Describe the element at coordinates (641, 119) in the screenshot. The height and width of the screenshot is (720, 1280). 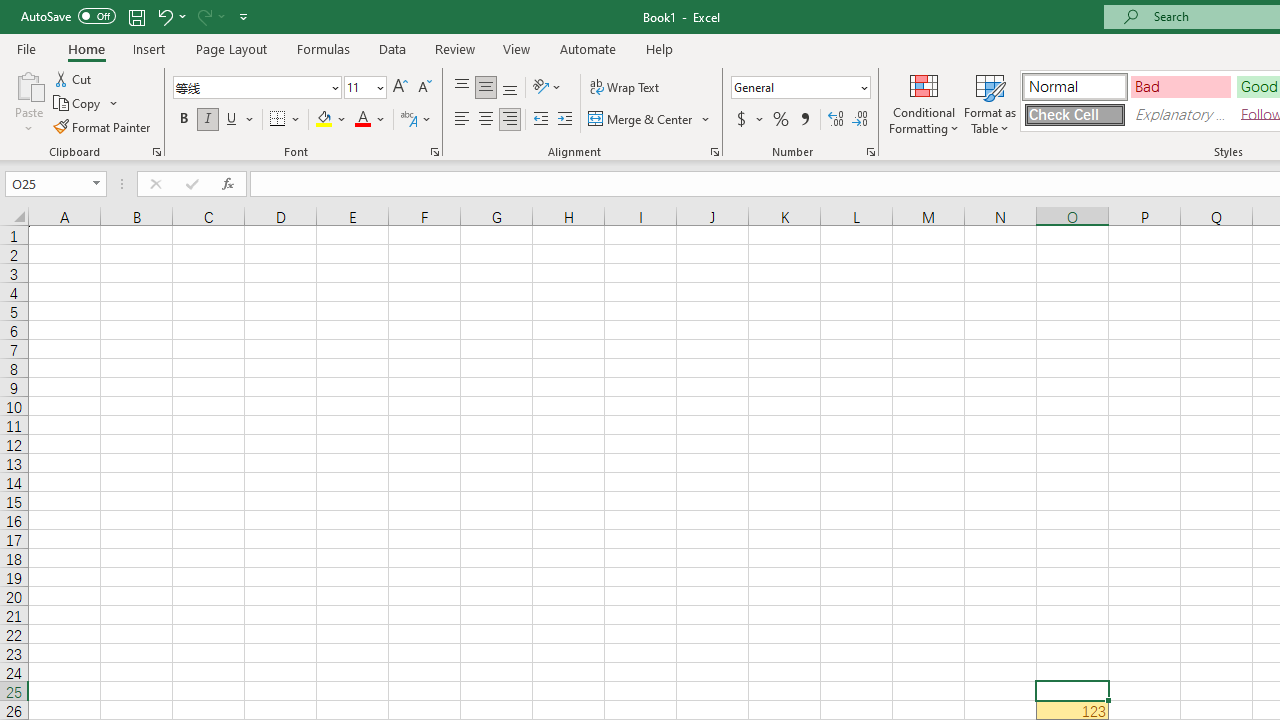
I see `'Merge & Center'` at that location.